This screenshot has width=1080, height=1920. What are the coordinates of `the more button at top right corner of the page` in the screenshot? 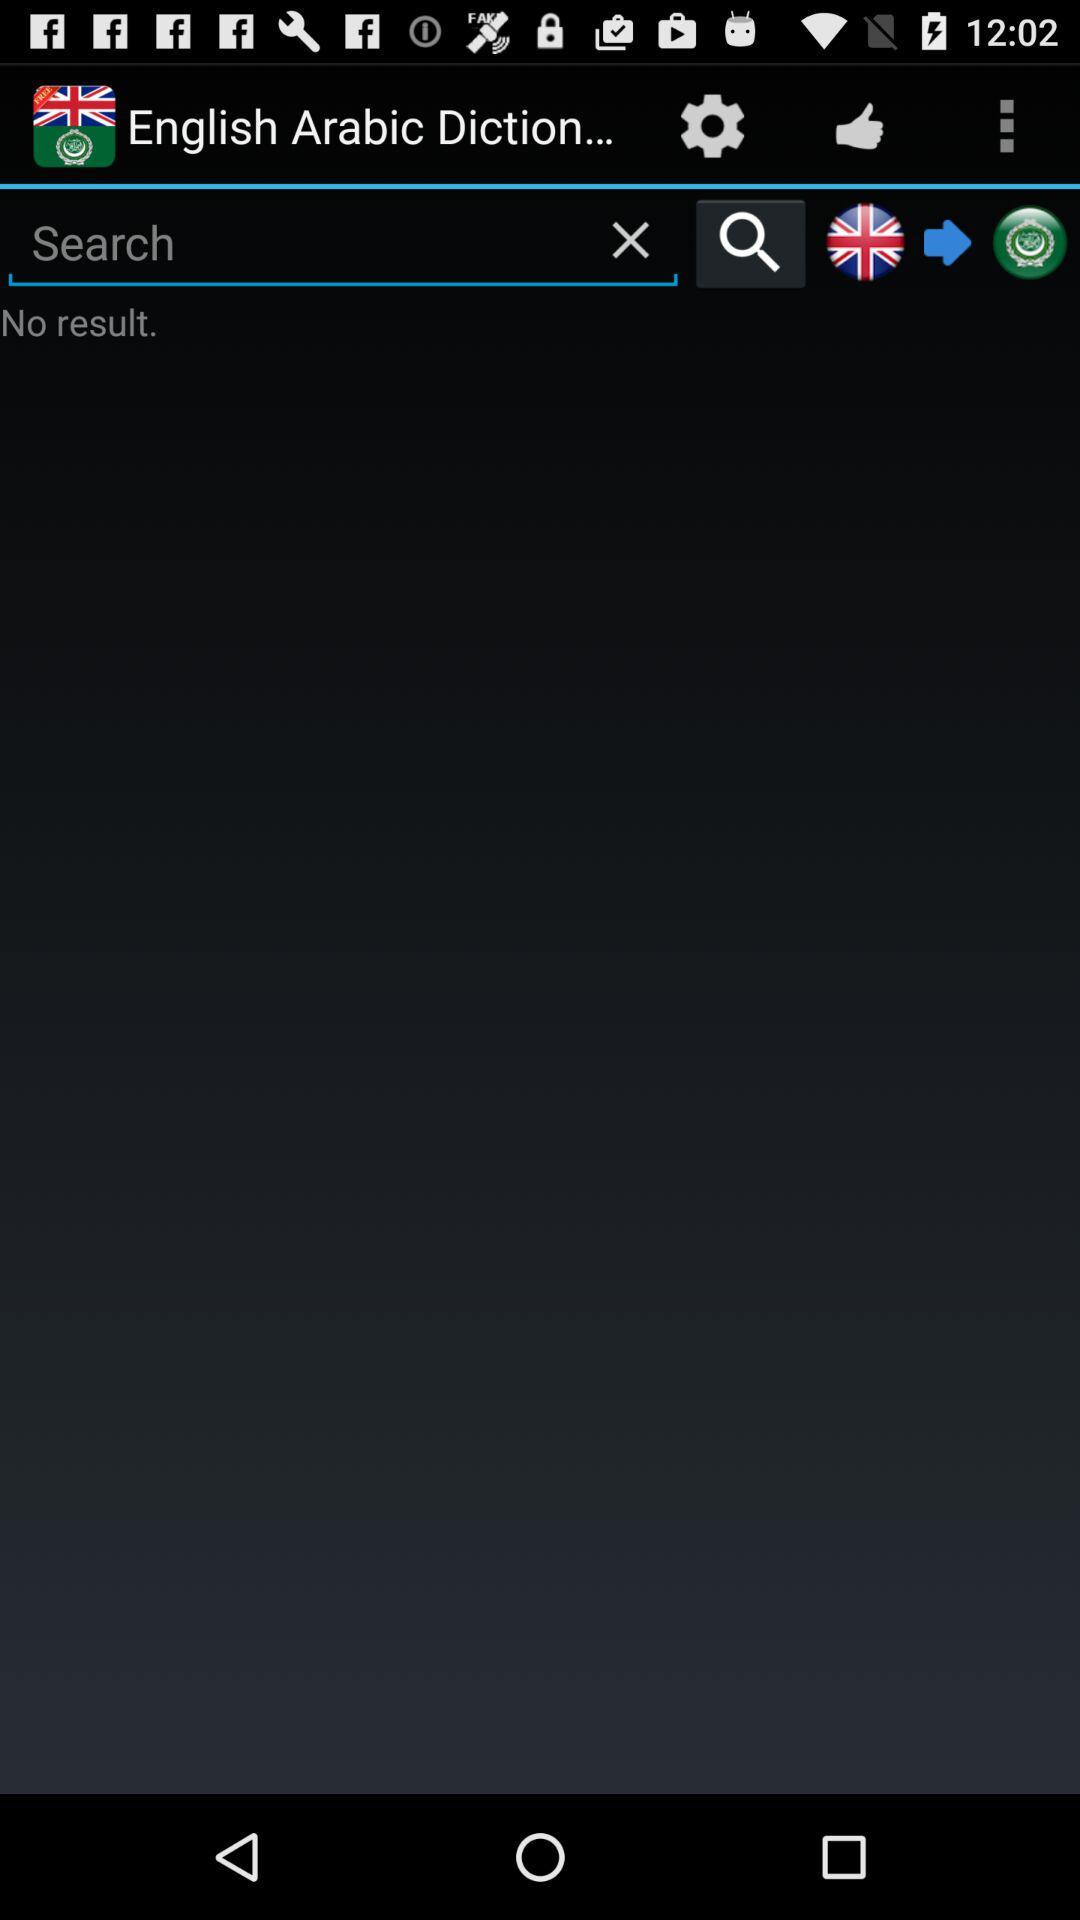 It's located at (1006, 124).